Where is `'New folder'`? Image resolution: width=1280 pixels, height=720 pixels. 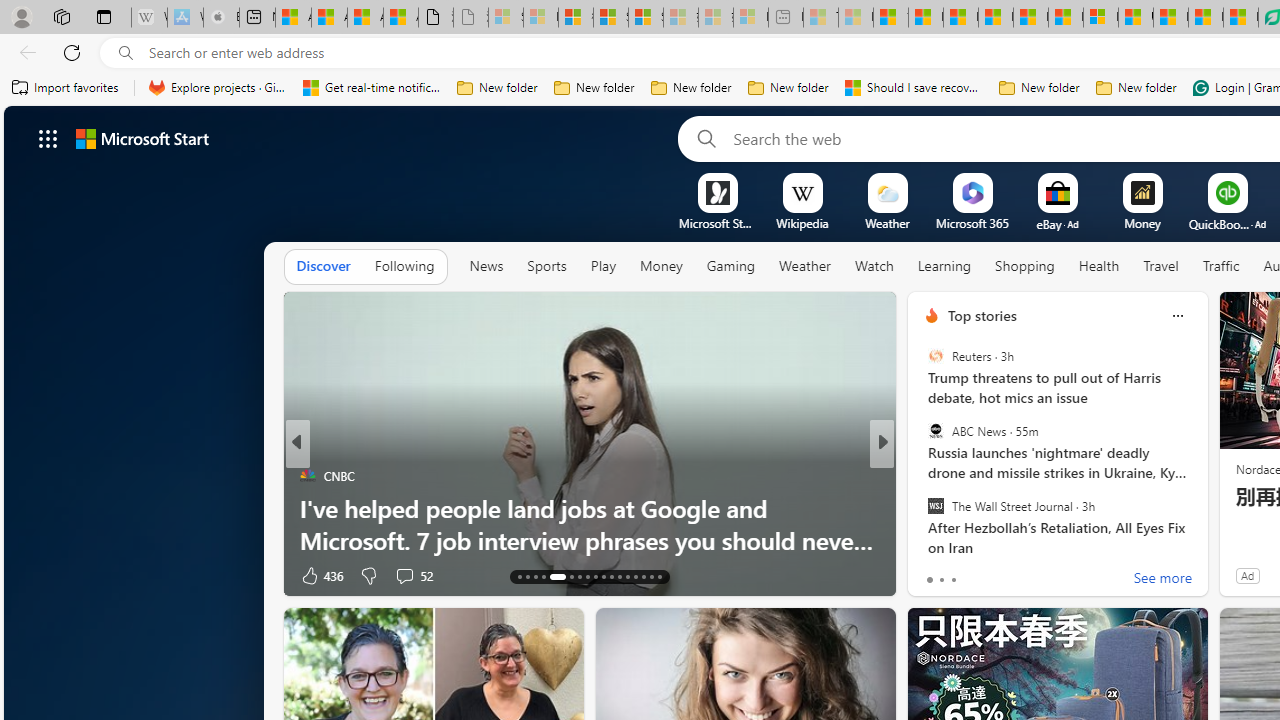
'New folder' is located at coordinates (1136, 87).